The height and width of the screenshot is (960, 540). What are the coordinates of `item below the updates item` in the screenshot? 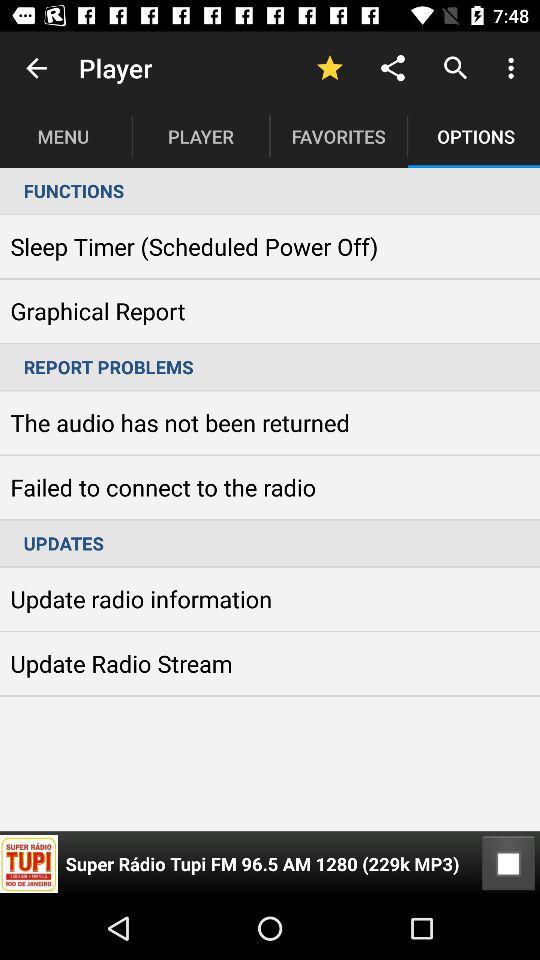 It's located at (508, 863).